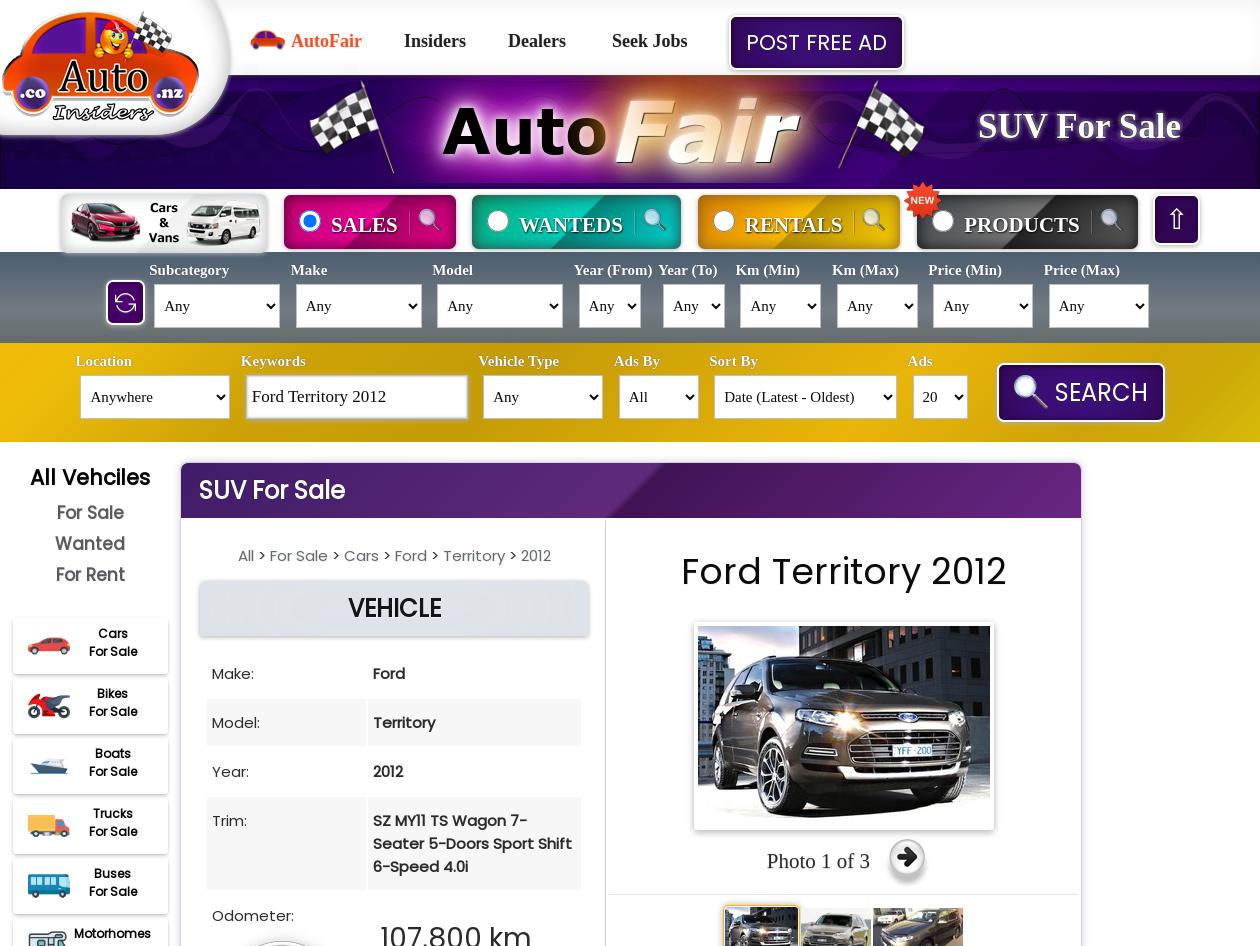  I want to click on 'SEARCH', so click(1098, 392).